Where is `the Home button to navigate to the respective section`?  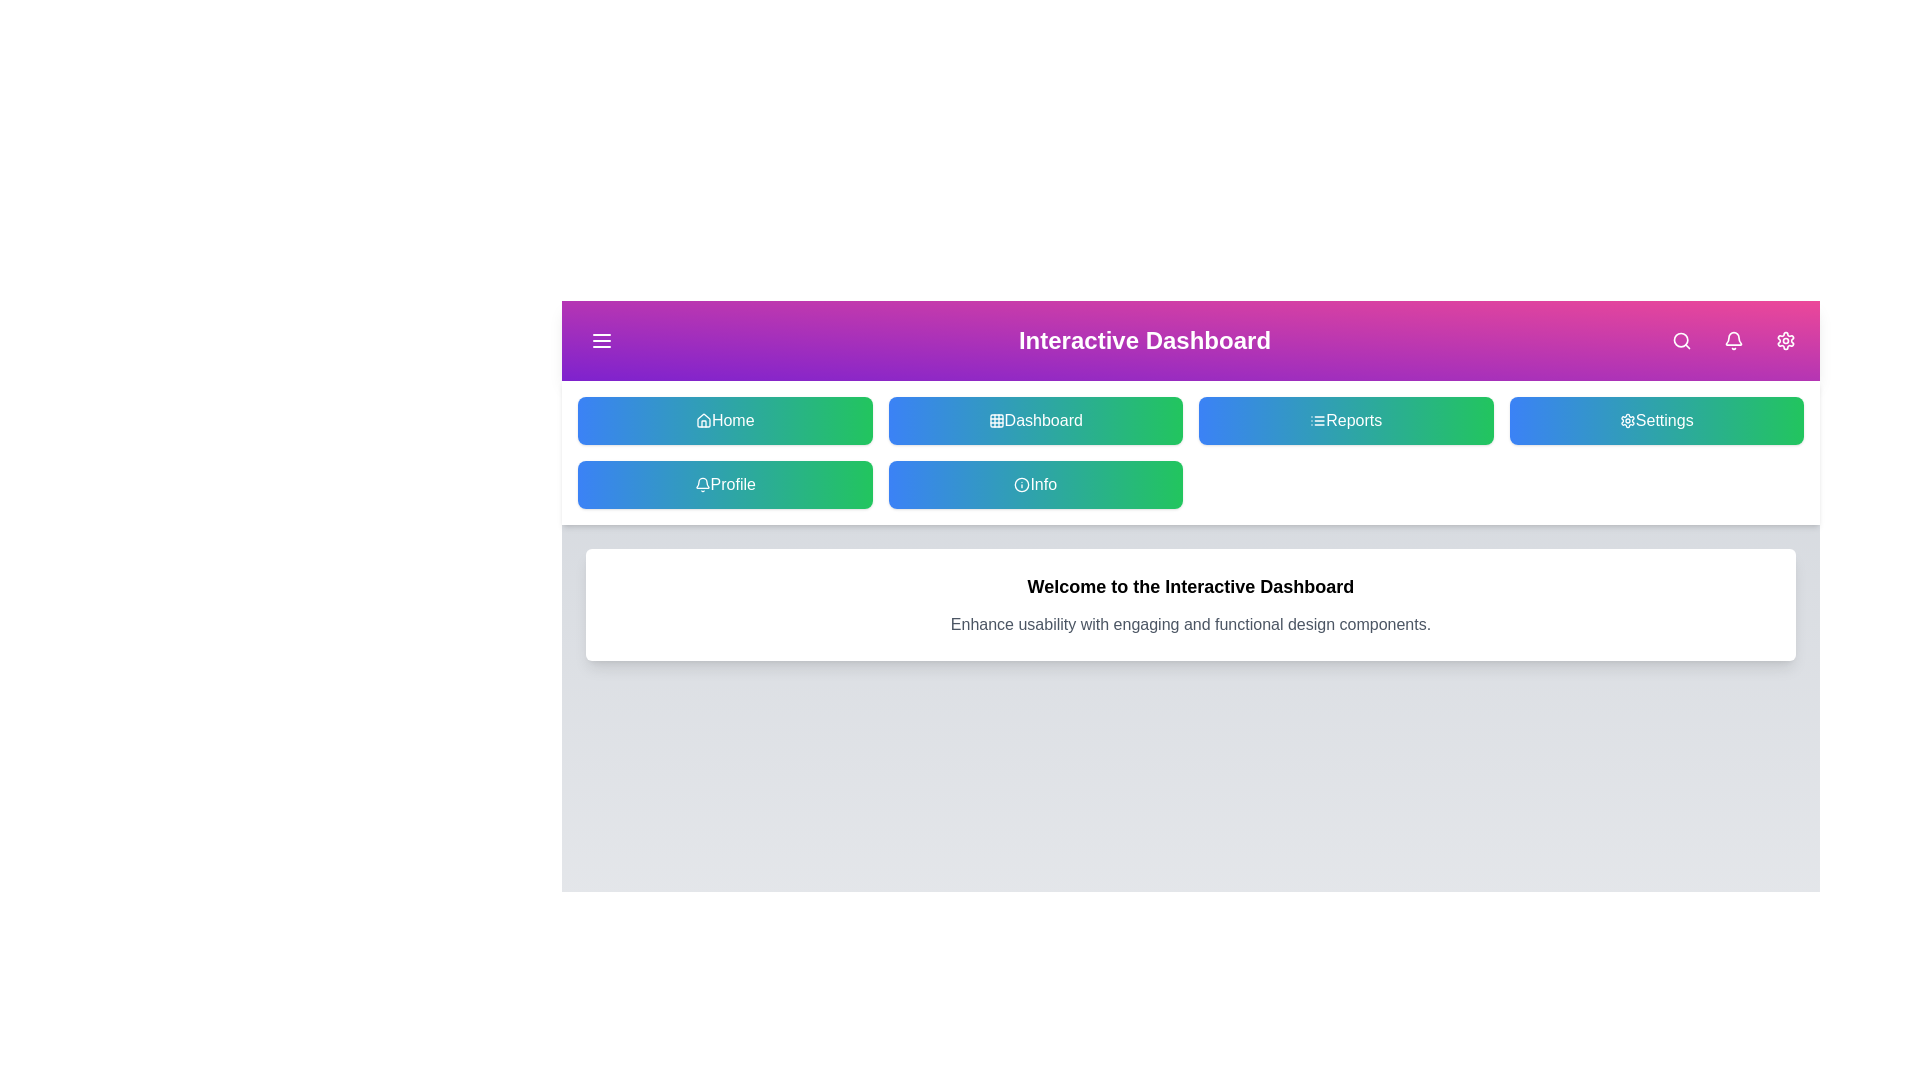
the Home button to navigate to the respective section is located at coordinates (724, 419).